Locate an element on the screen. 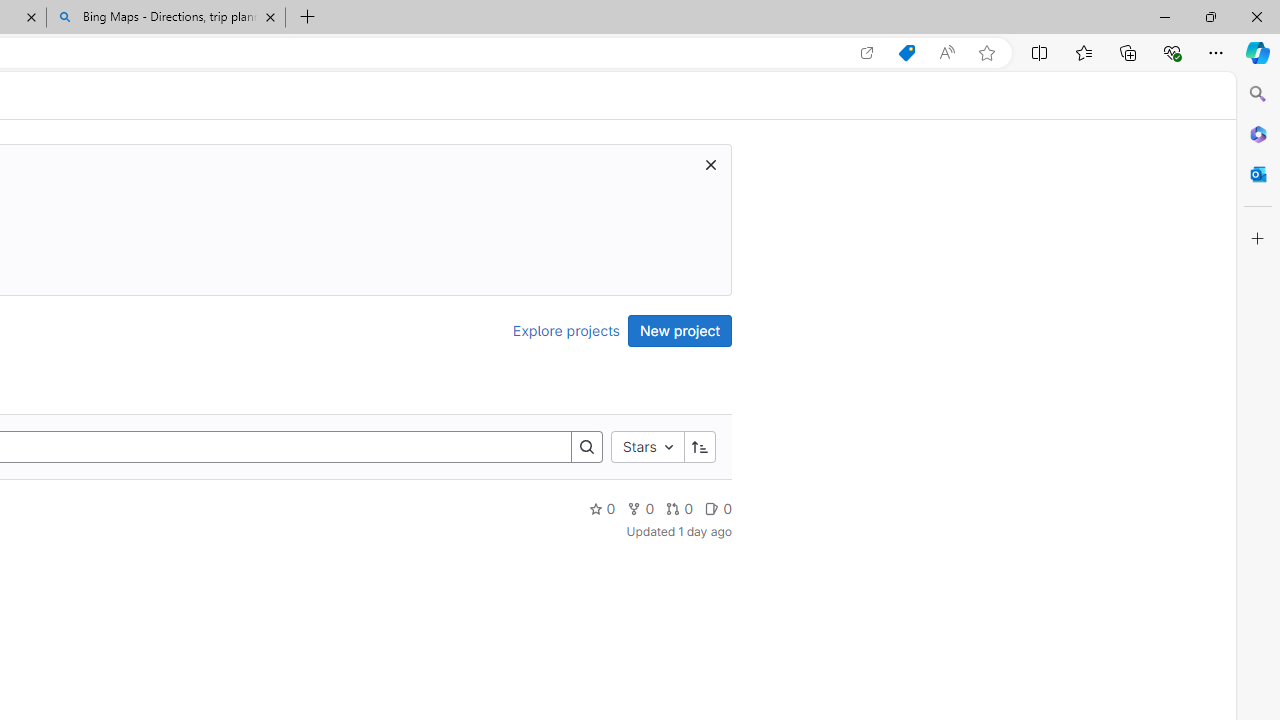  'Class: s16 gl-icon gl-button-icon ' is located at coordinates (711, 163).